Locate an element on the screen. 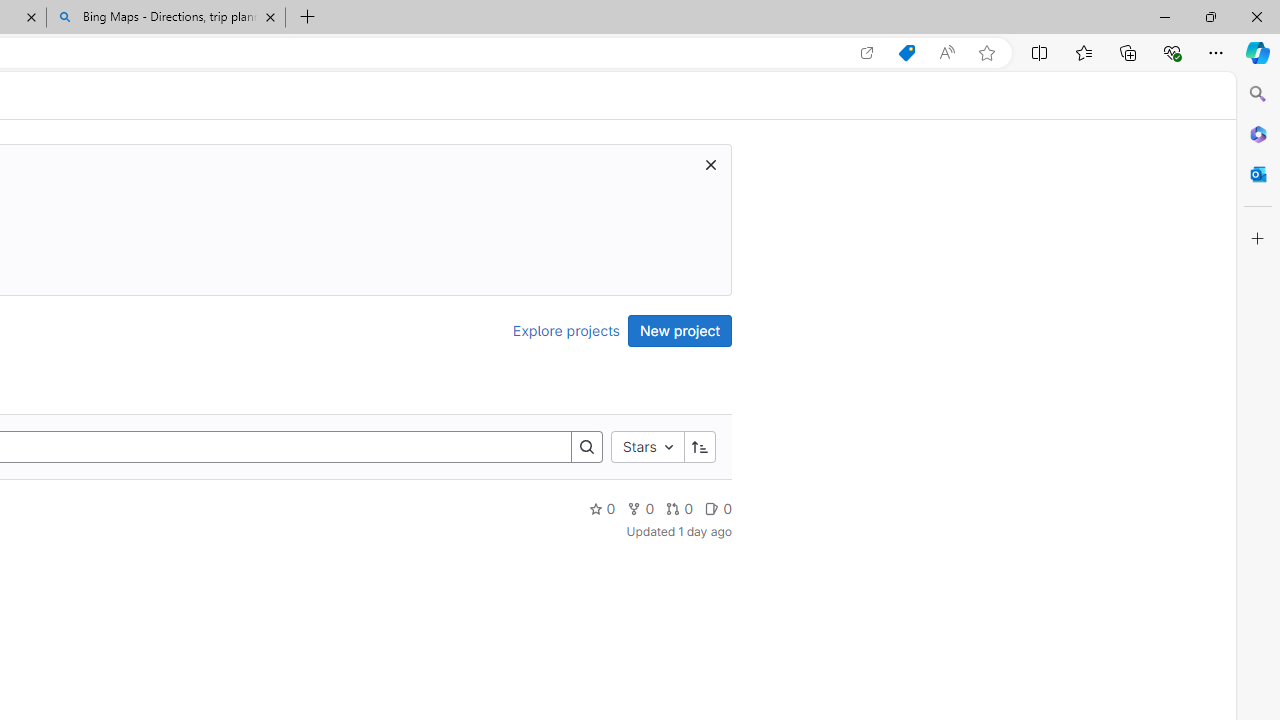  'Class: s16 gl-icon gl-button-icon ' is located at coordinates (711, 163).